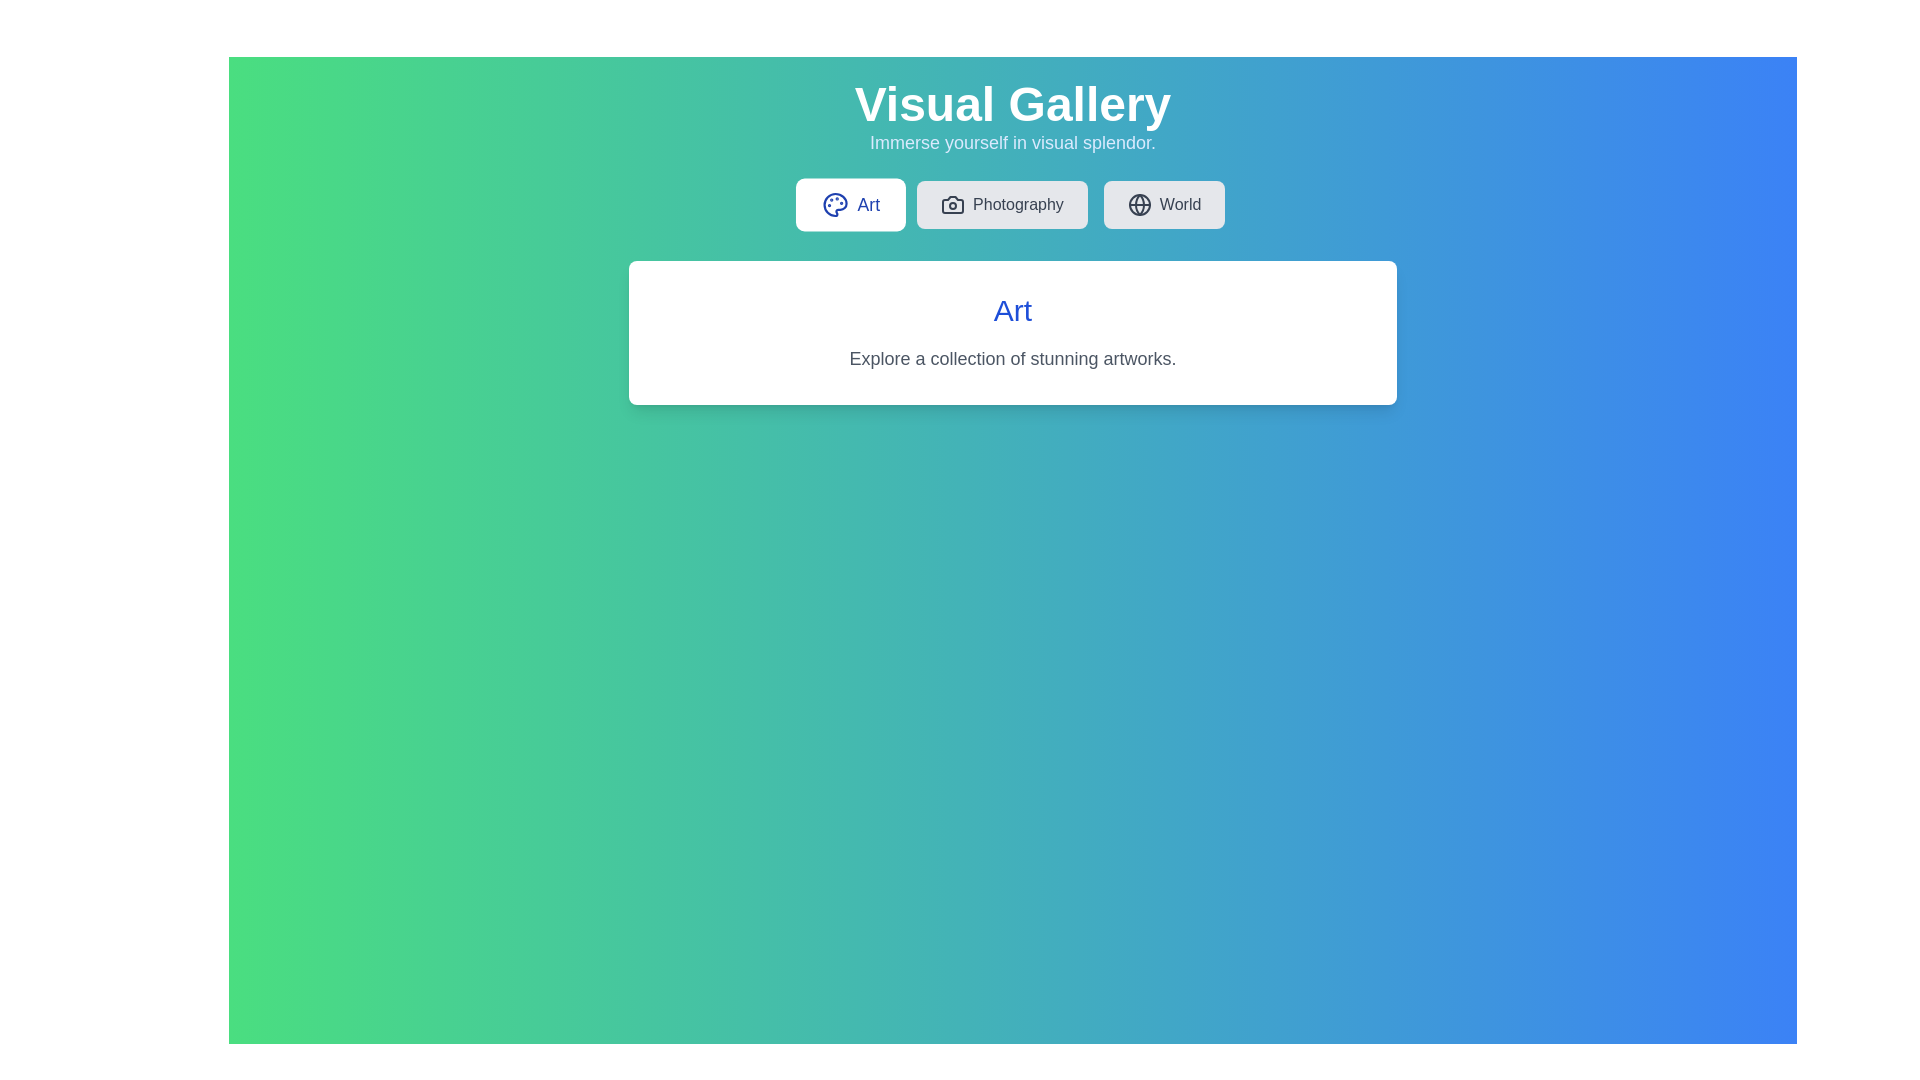  Describe the element at coordinates (1164, 204) in the screenshot. I see `the navigation button labeled World` at that location.